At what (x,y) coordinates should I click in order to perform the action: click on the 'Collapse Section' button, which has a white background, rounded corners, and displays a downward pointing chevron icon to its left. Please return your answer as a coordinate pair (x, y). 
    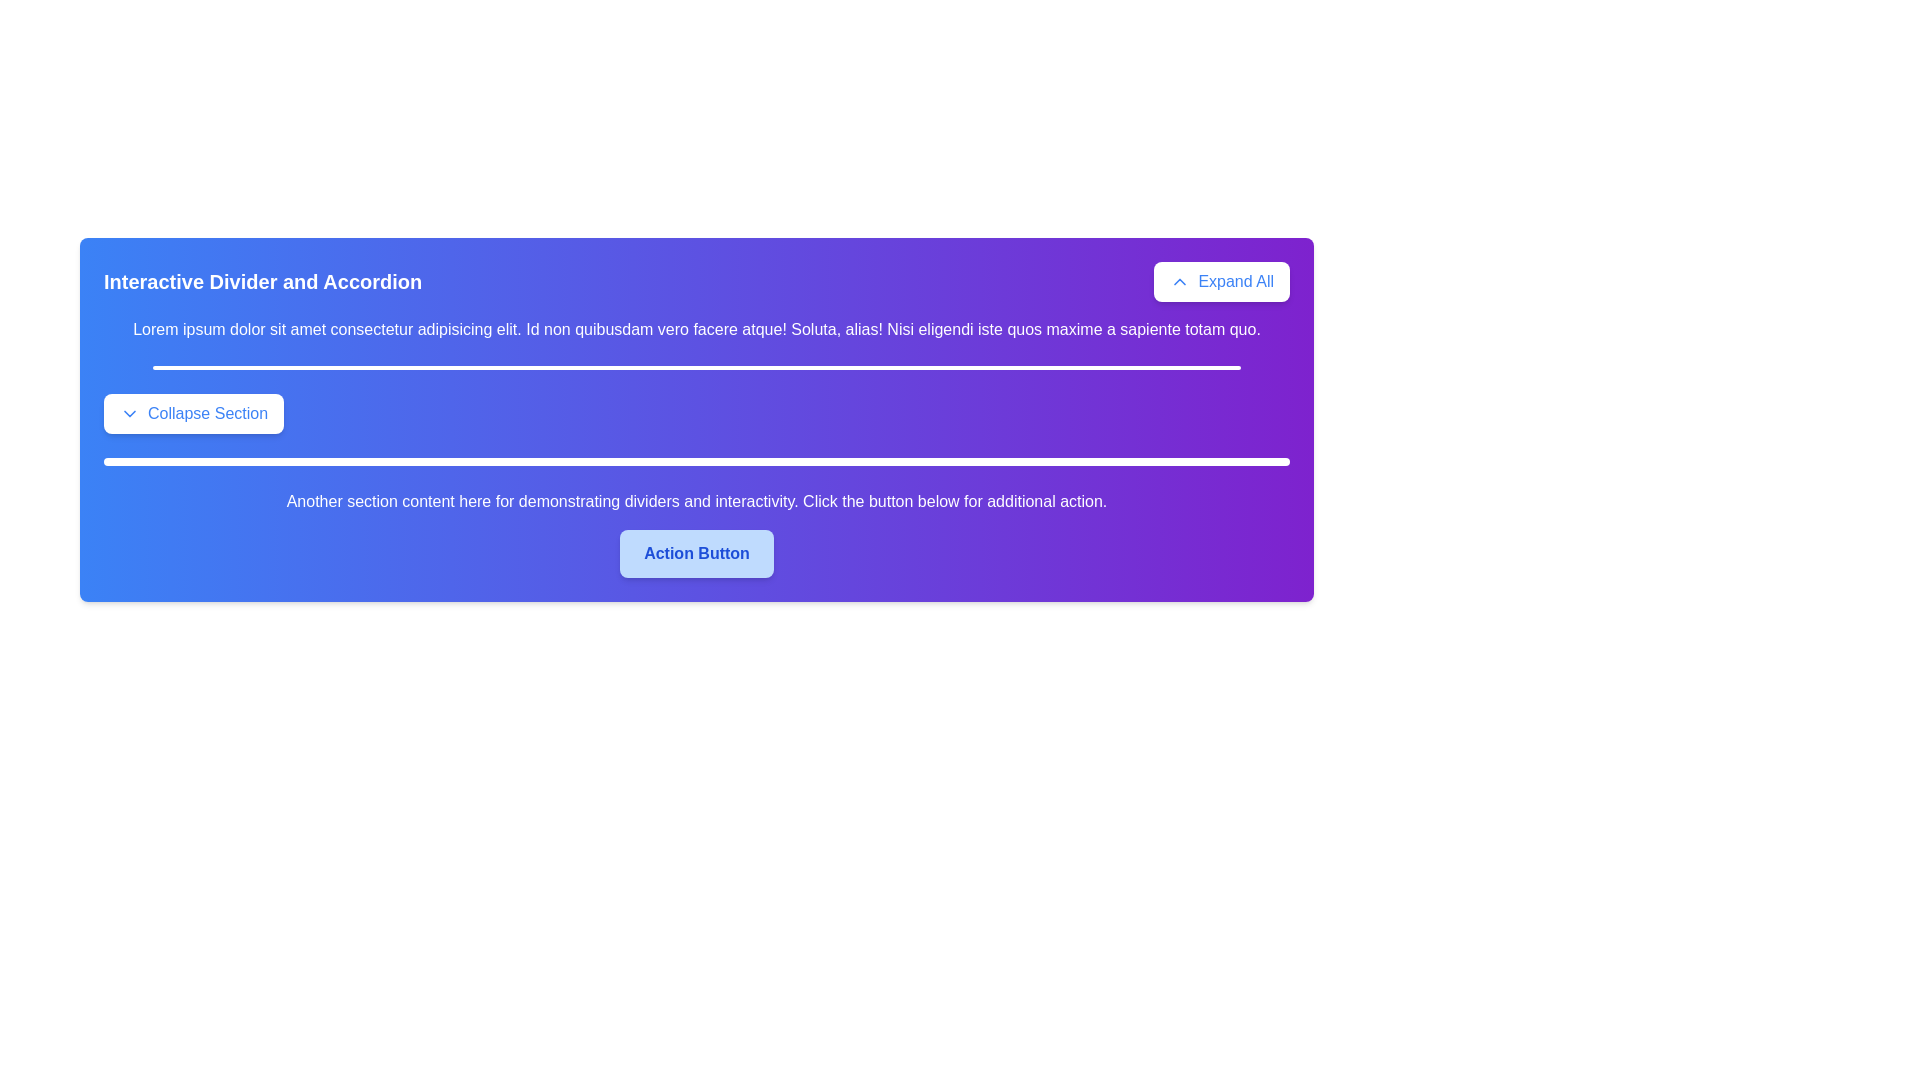
    Looking at the image, I should click on (194, 412).